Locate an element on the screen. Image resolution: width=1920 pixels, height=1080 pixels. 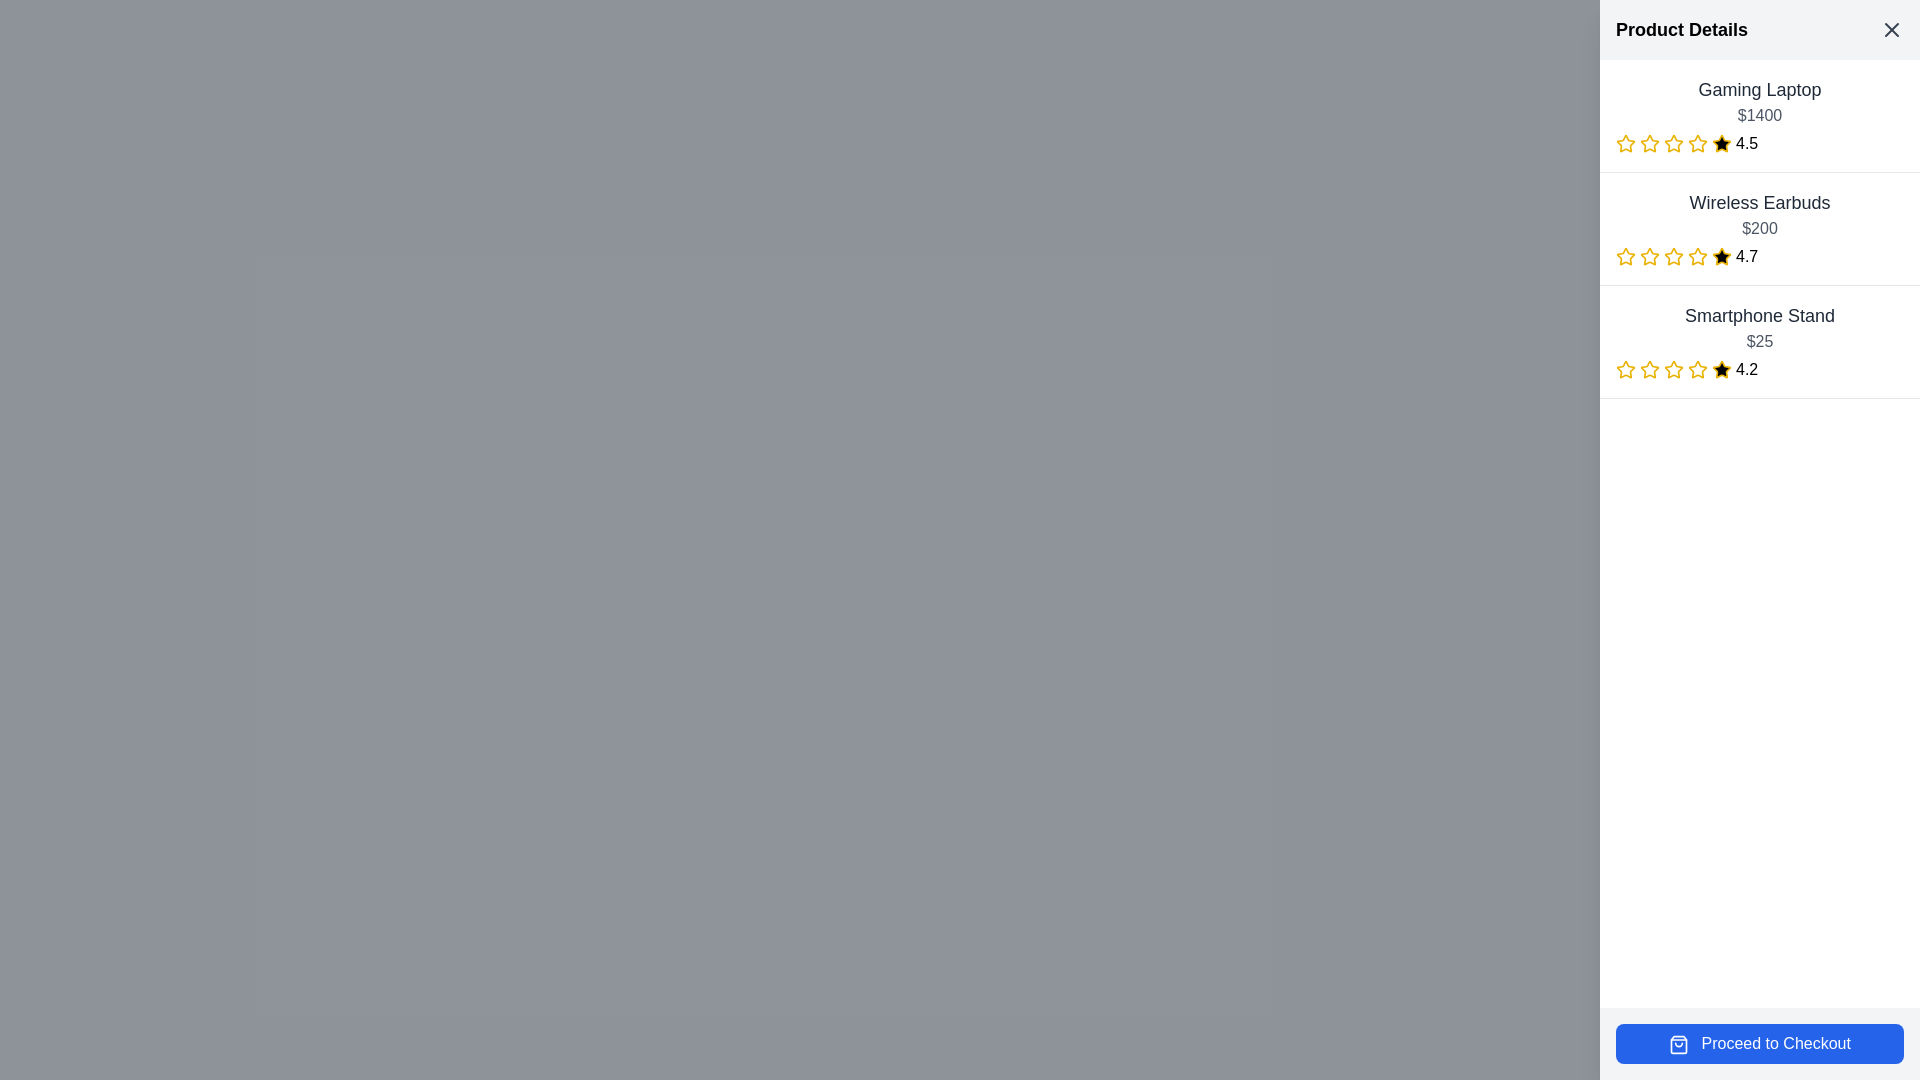
the text label displaying 'Gaming Laptop', which is a bold header for a product item listing located above the price label '$1400' is located at coordinates (1760, 88).